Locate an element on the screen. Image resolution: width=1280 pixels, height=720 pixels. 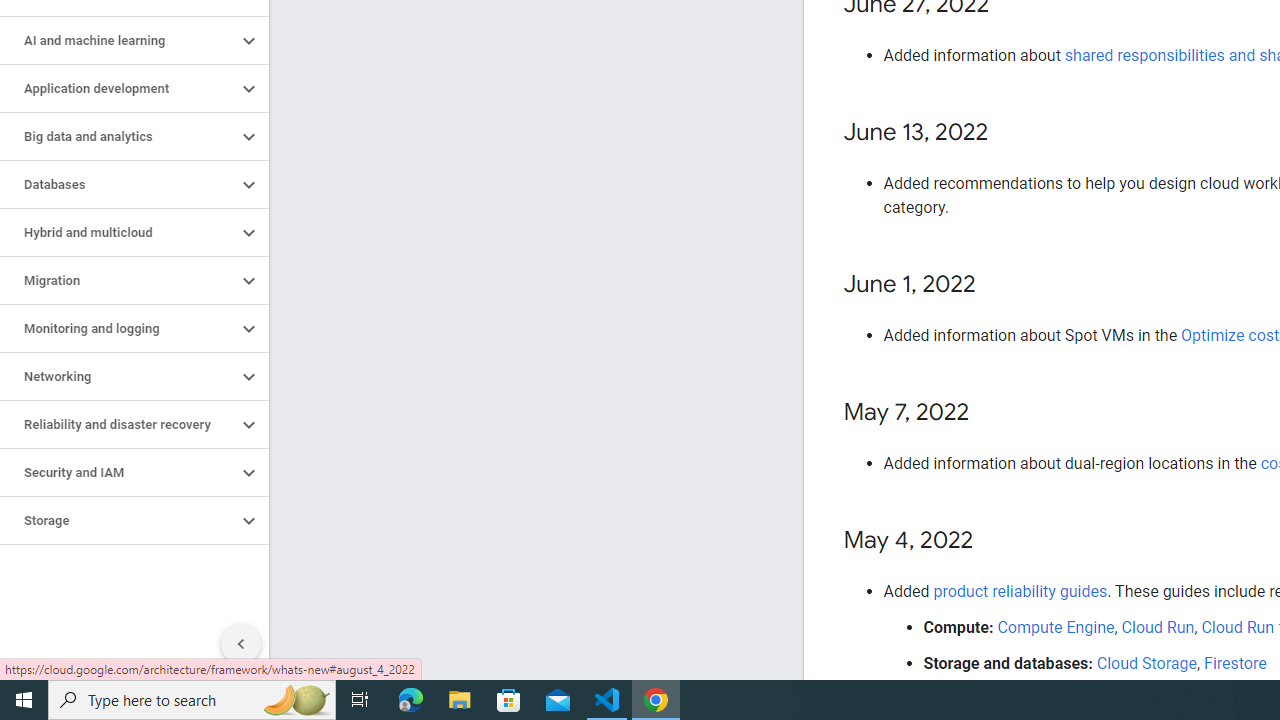
'Copy link to this section: June 13, 2022' is located at coordinates (1008, 133).